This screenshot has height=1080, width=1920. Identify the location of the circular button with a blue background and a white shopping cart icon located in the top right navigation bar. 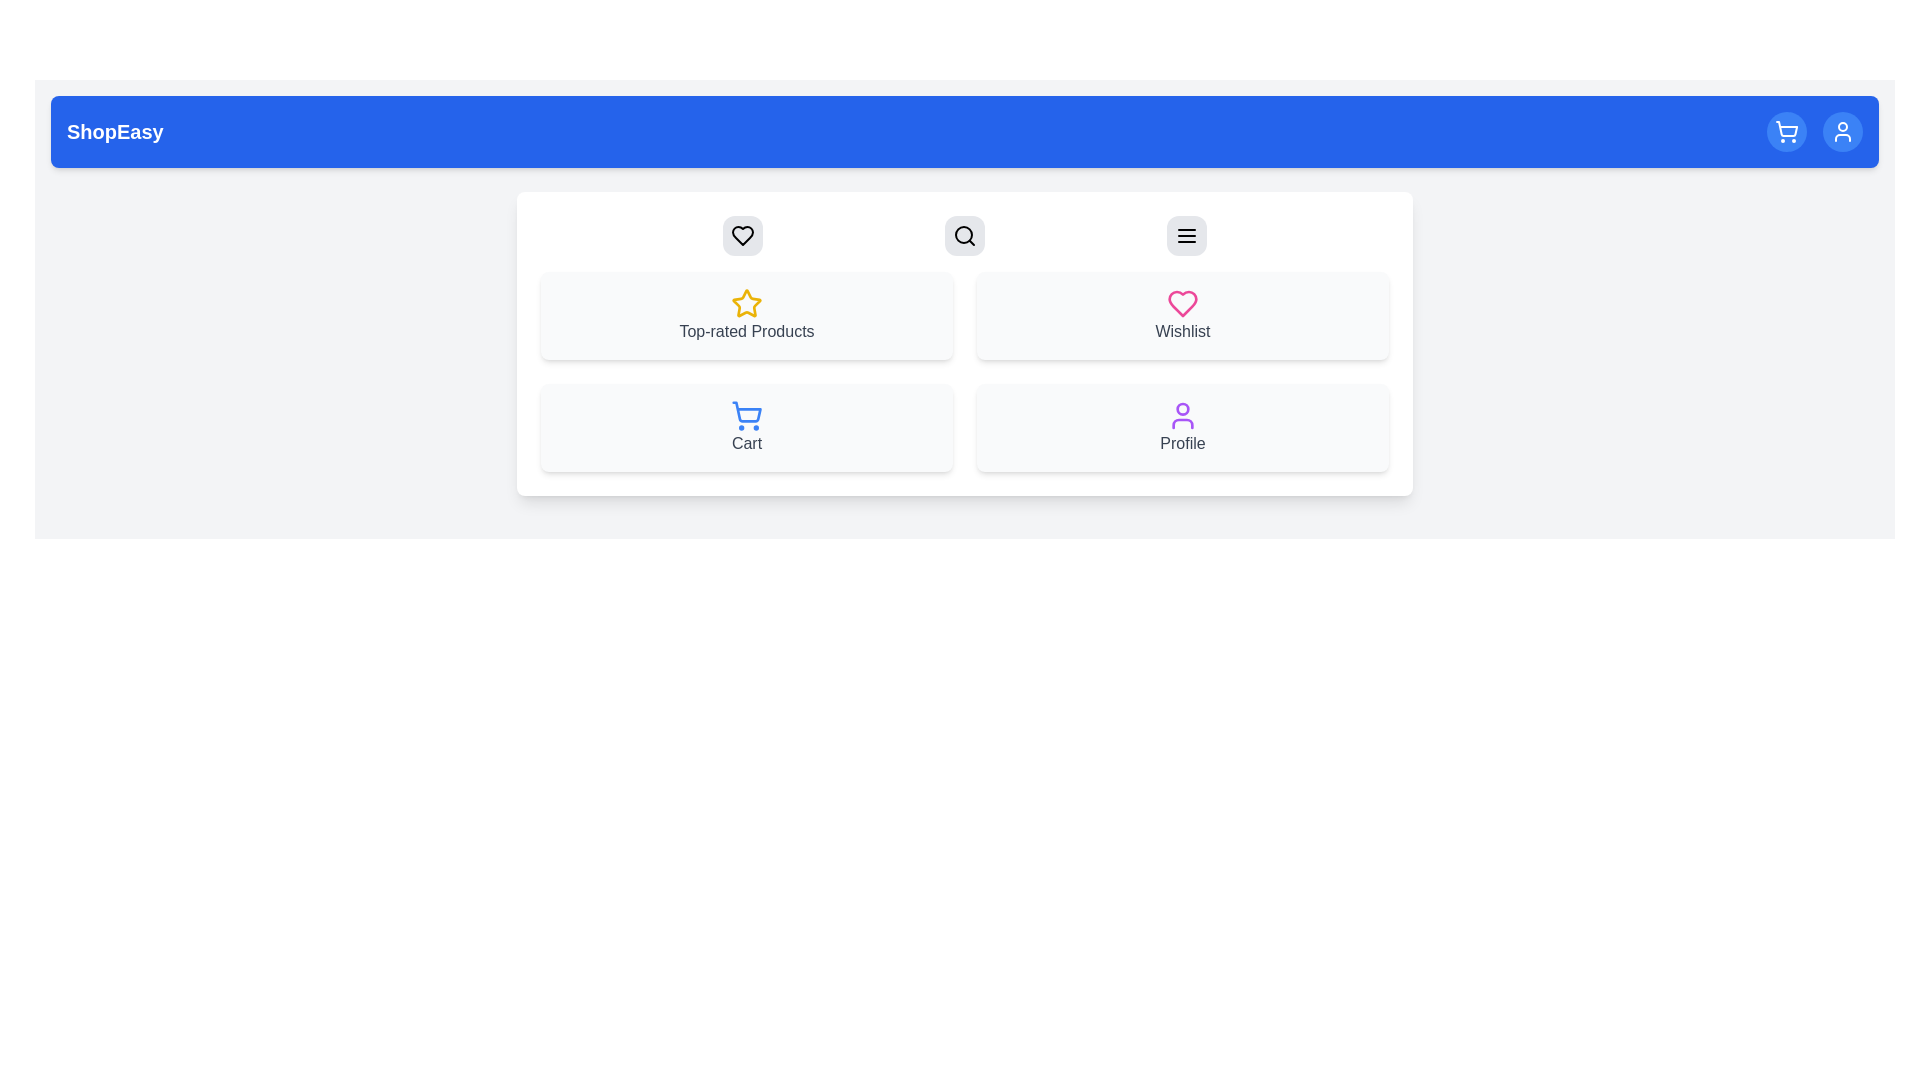
(1786, 131).